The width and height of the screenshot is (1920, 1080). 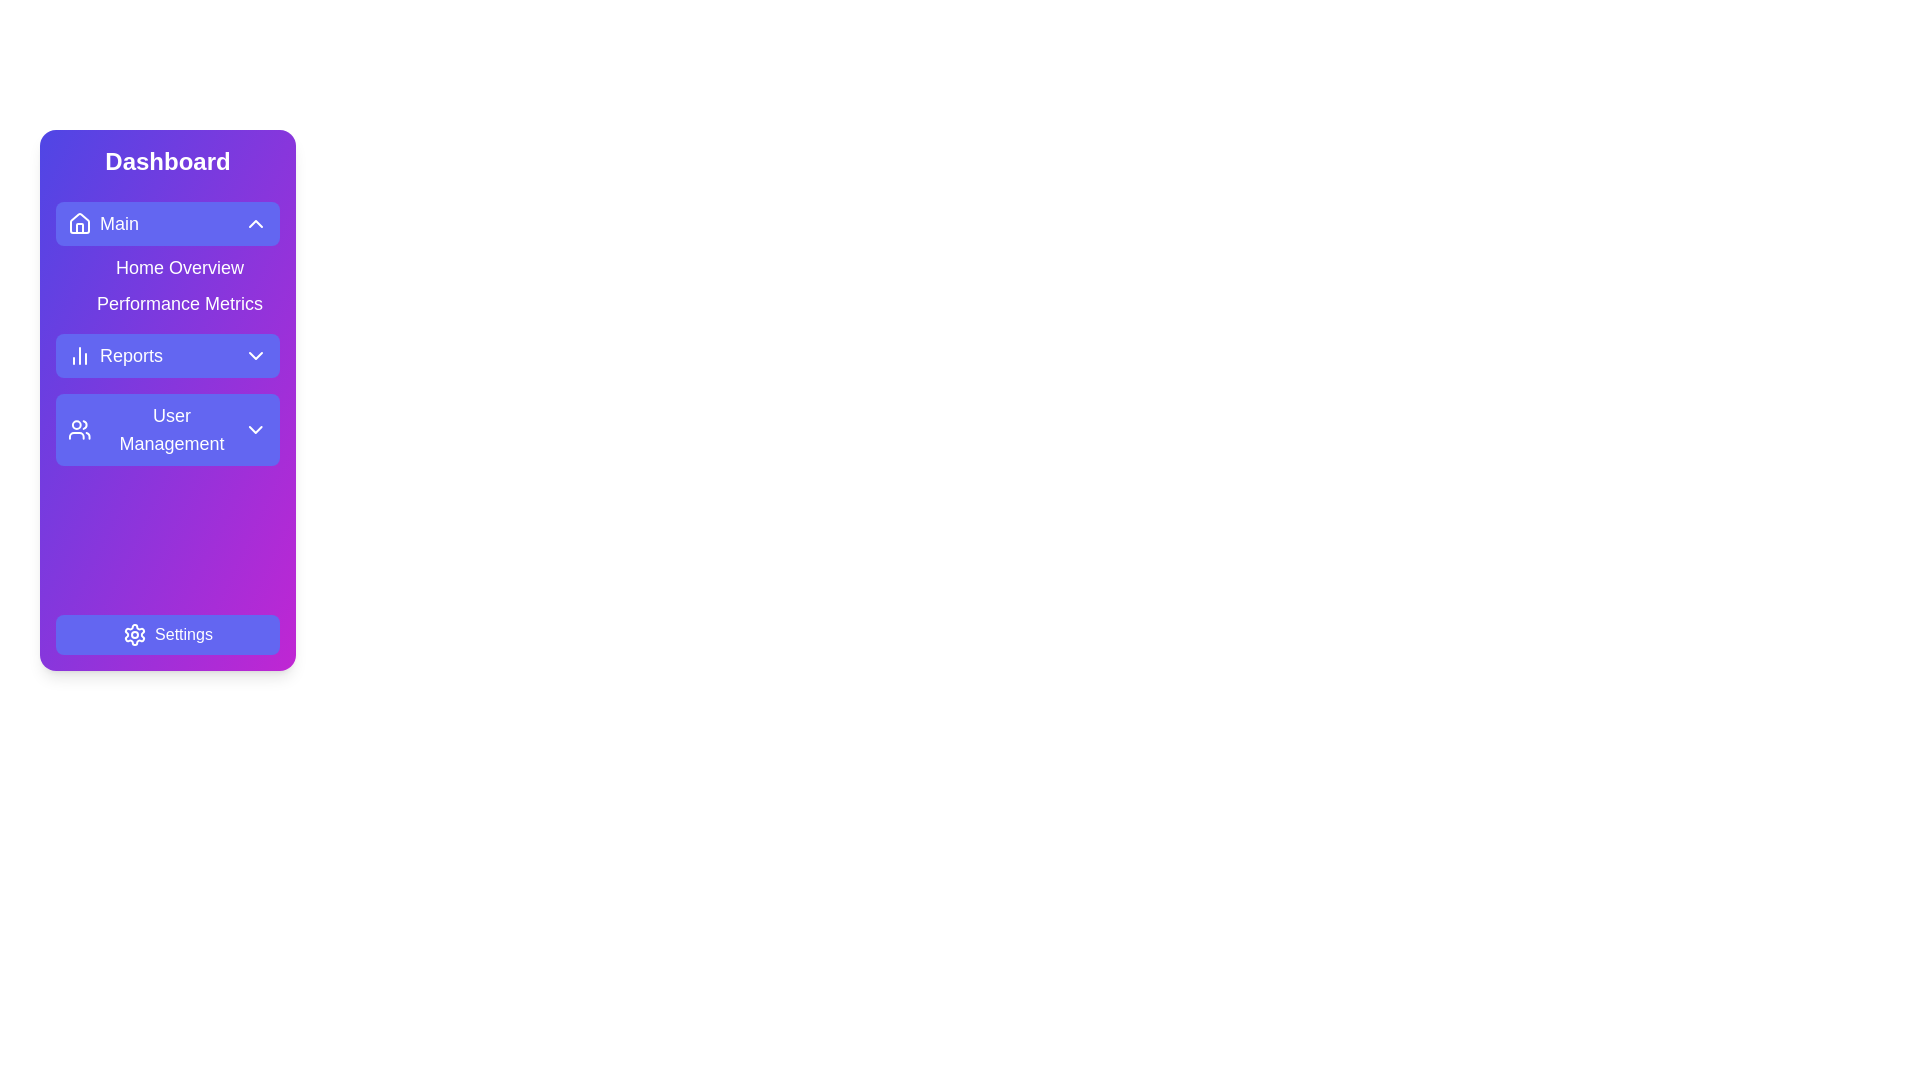 I want to click on the navigation button that directs to the 'Home Overview' section, located below the 'Main' section and above the 'Performance Metrics' button, to change its appearance, so click(x=180, y=266).